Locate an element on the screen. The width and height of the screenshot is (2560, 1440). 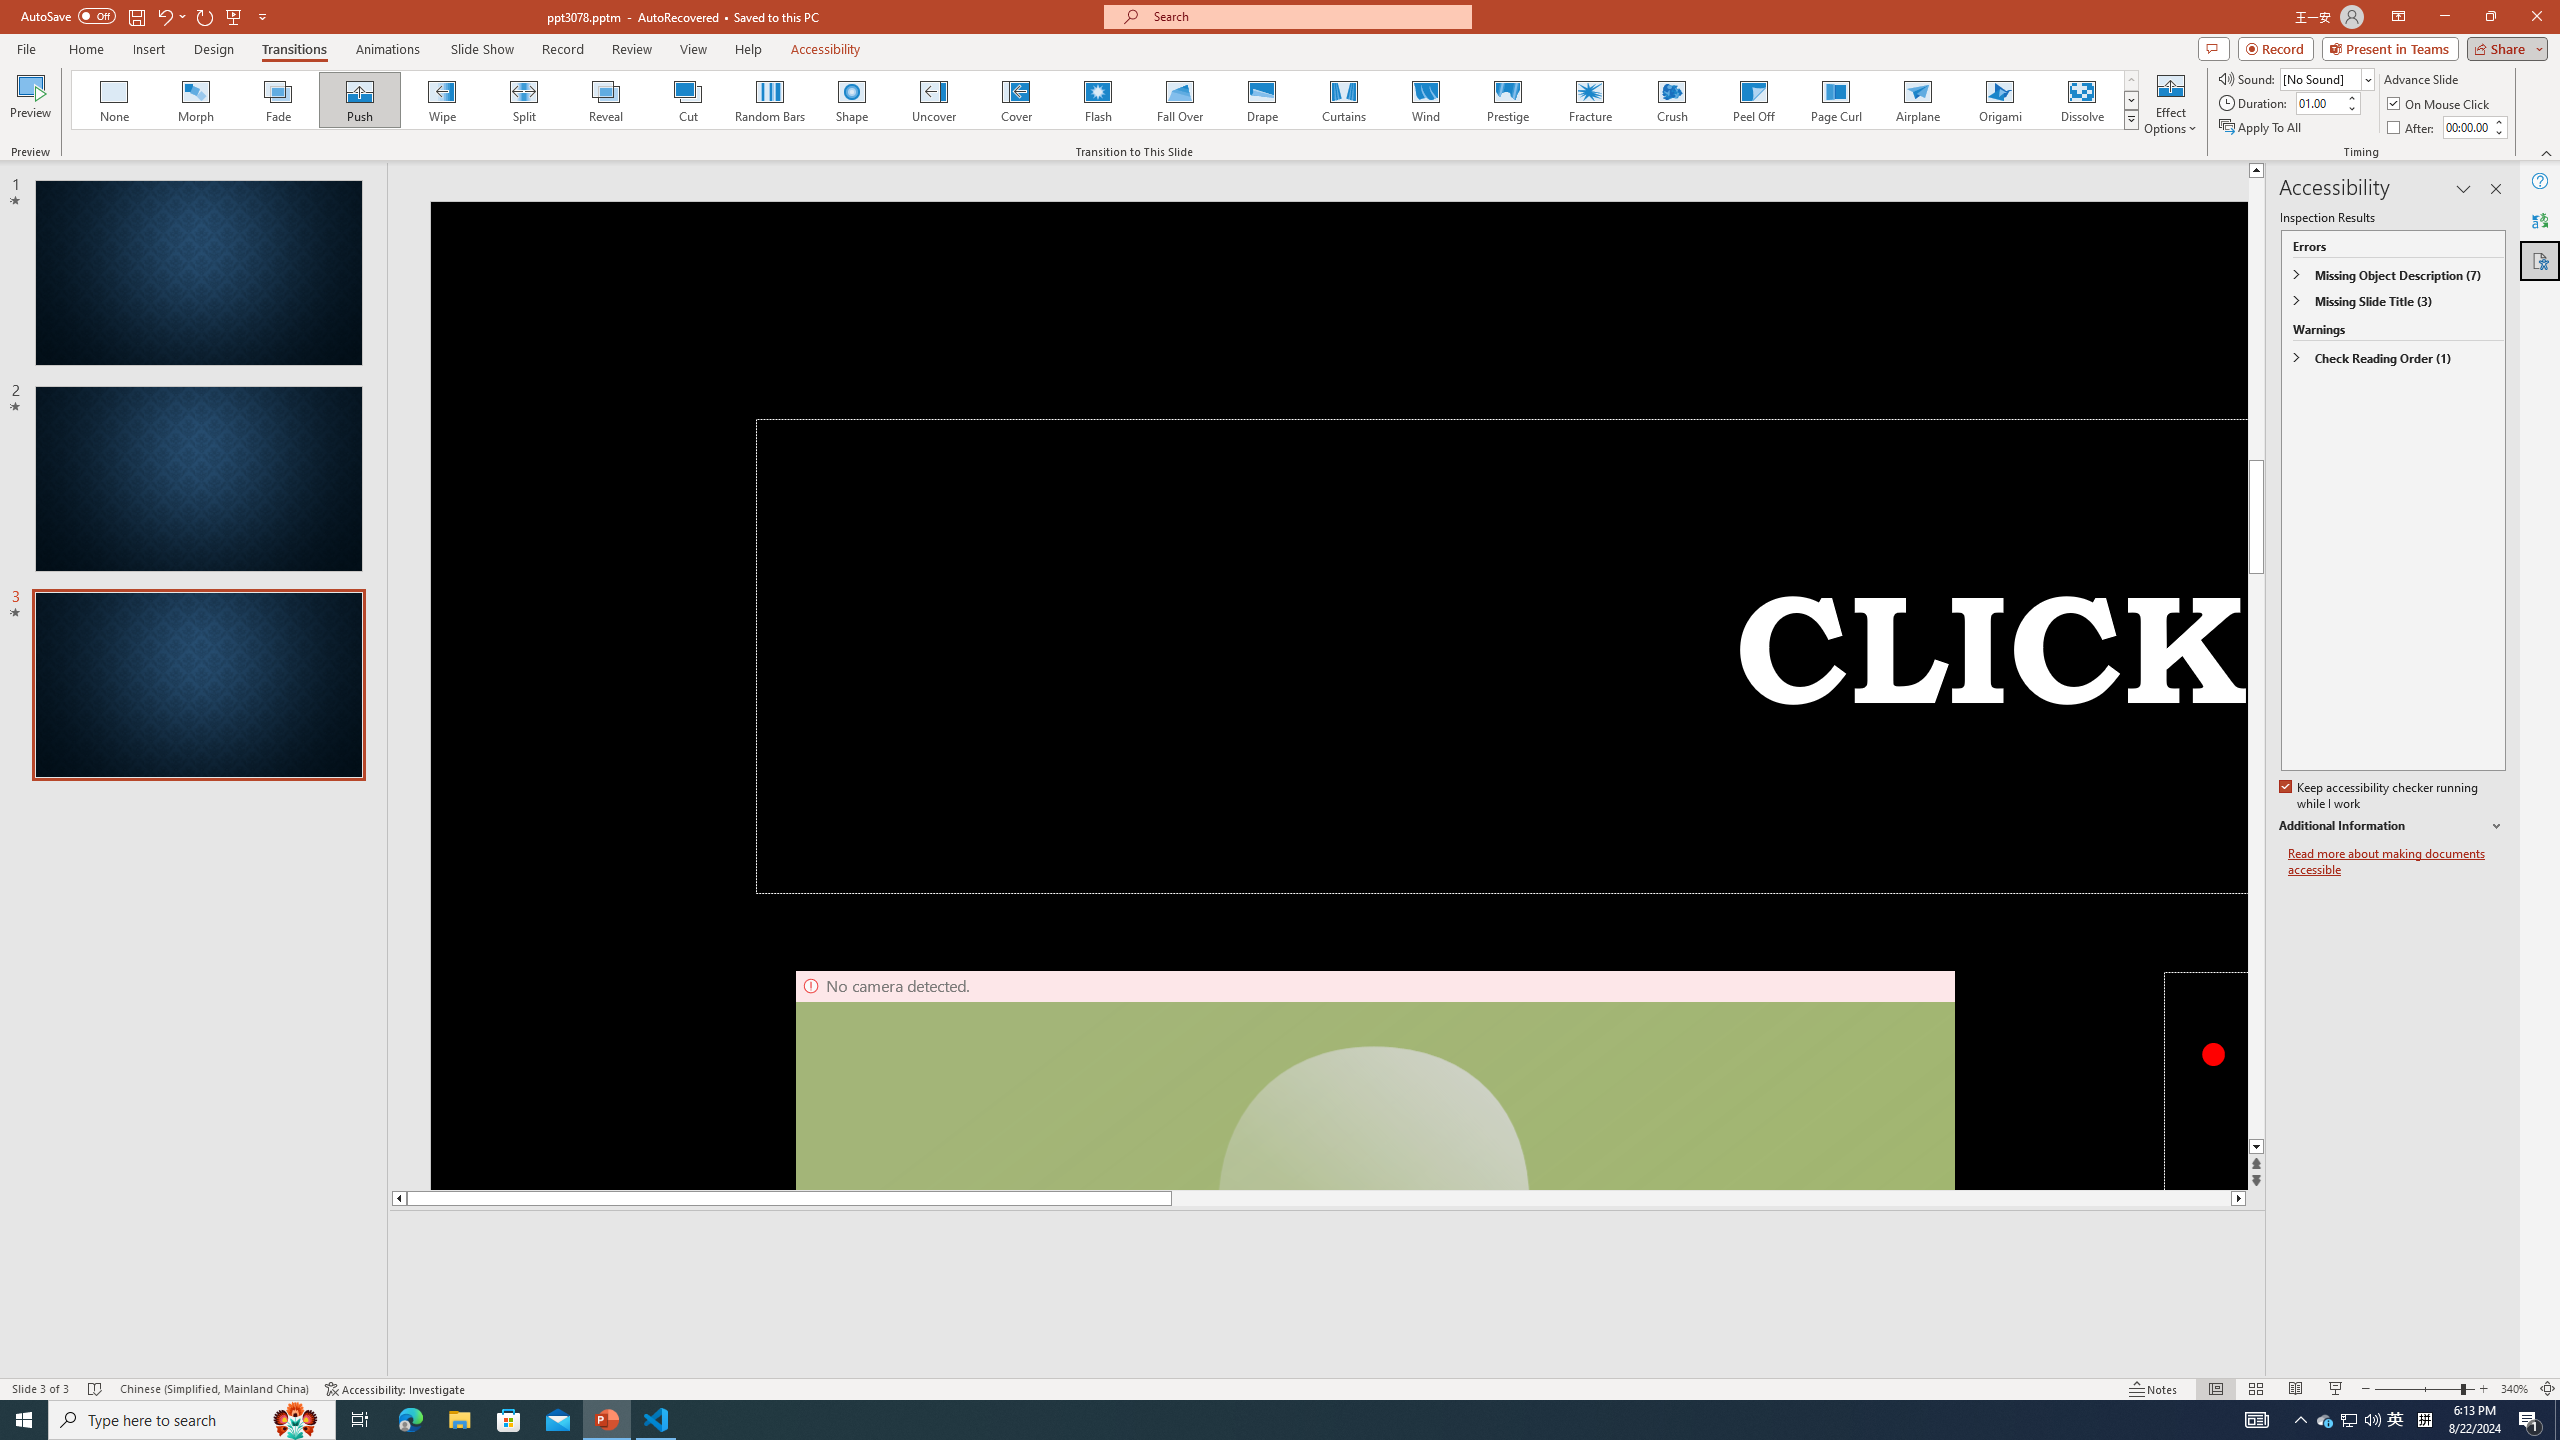
'Apply To All' is located at coordinates (2262, 127).